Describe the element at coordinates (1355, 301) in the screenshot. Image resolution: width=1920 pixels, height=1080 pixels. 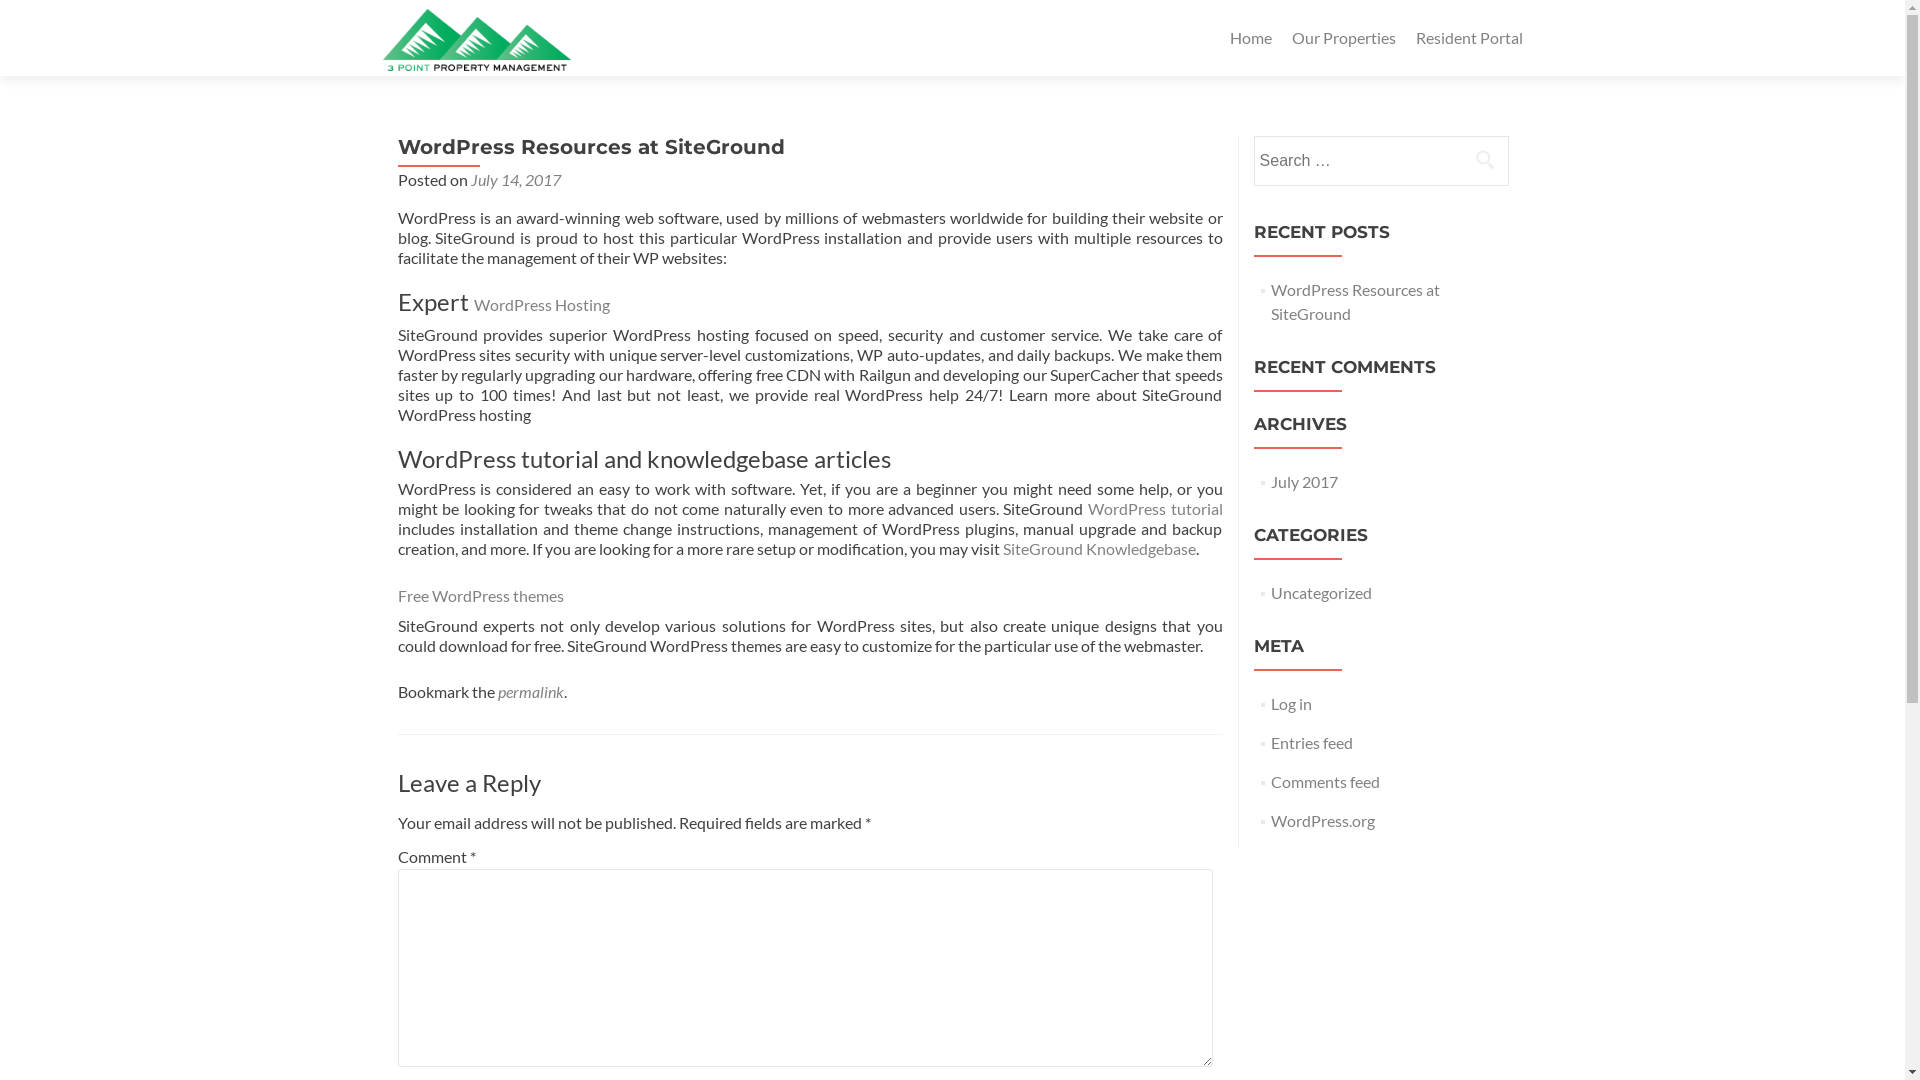
I see `'WordPress Resources at SiteGround'` at that location.